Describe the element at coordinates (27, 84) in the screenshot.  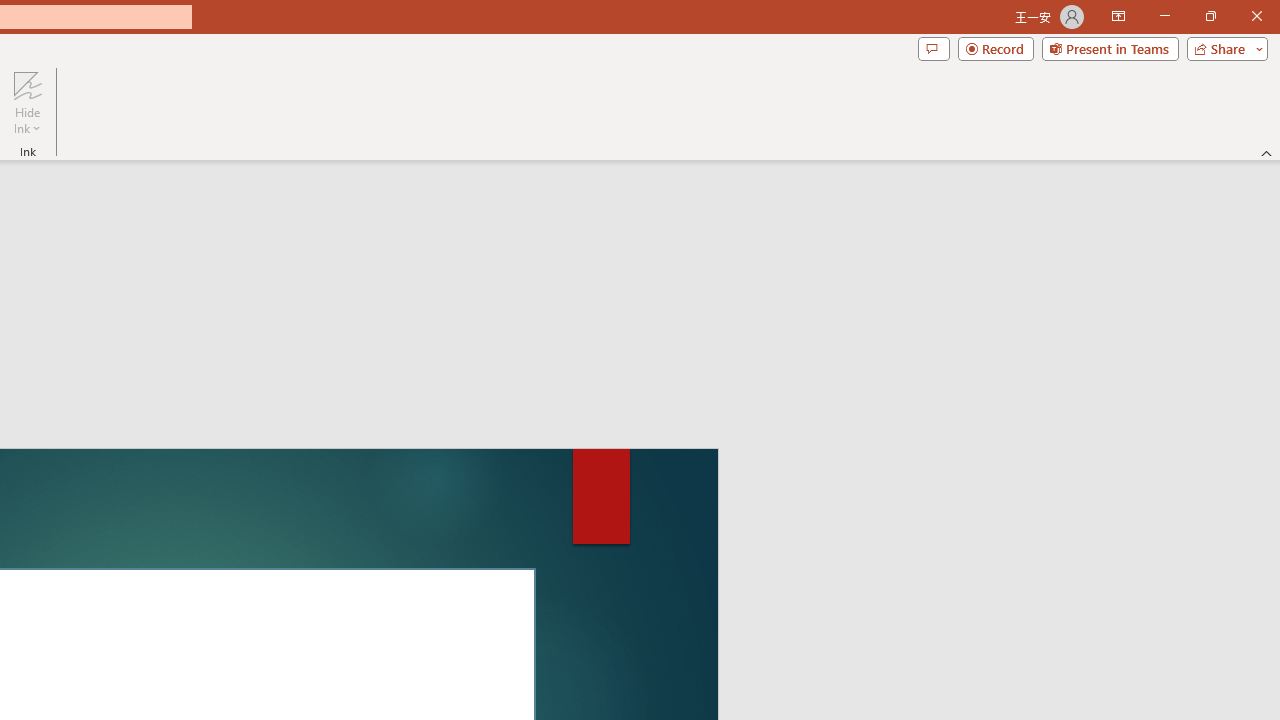
I see `'Hide Ink'` at that location.